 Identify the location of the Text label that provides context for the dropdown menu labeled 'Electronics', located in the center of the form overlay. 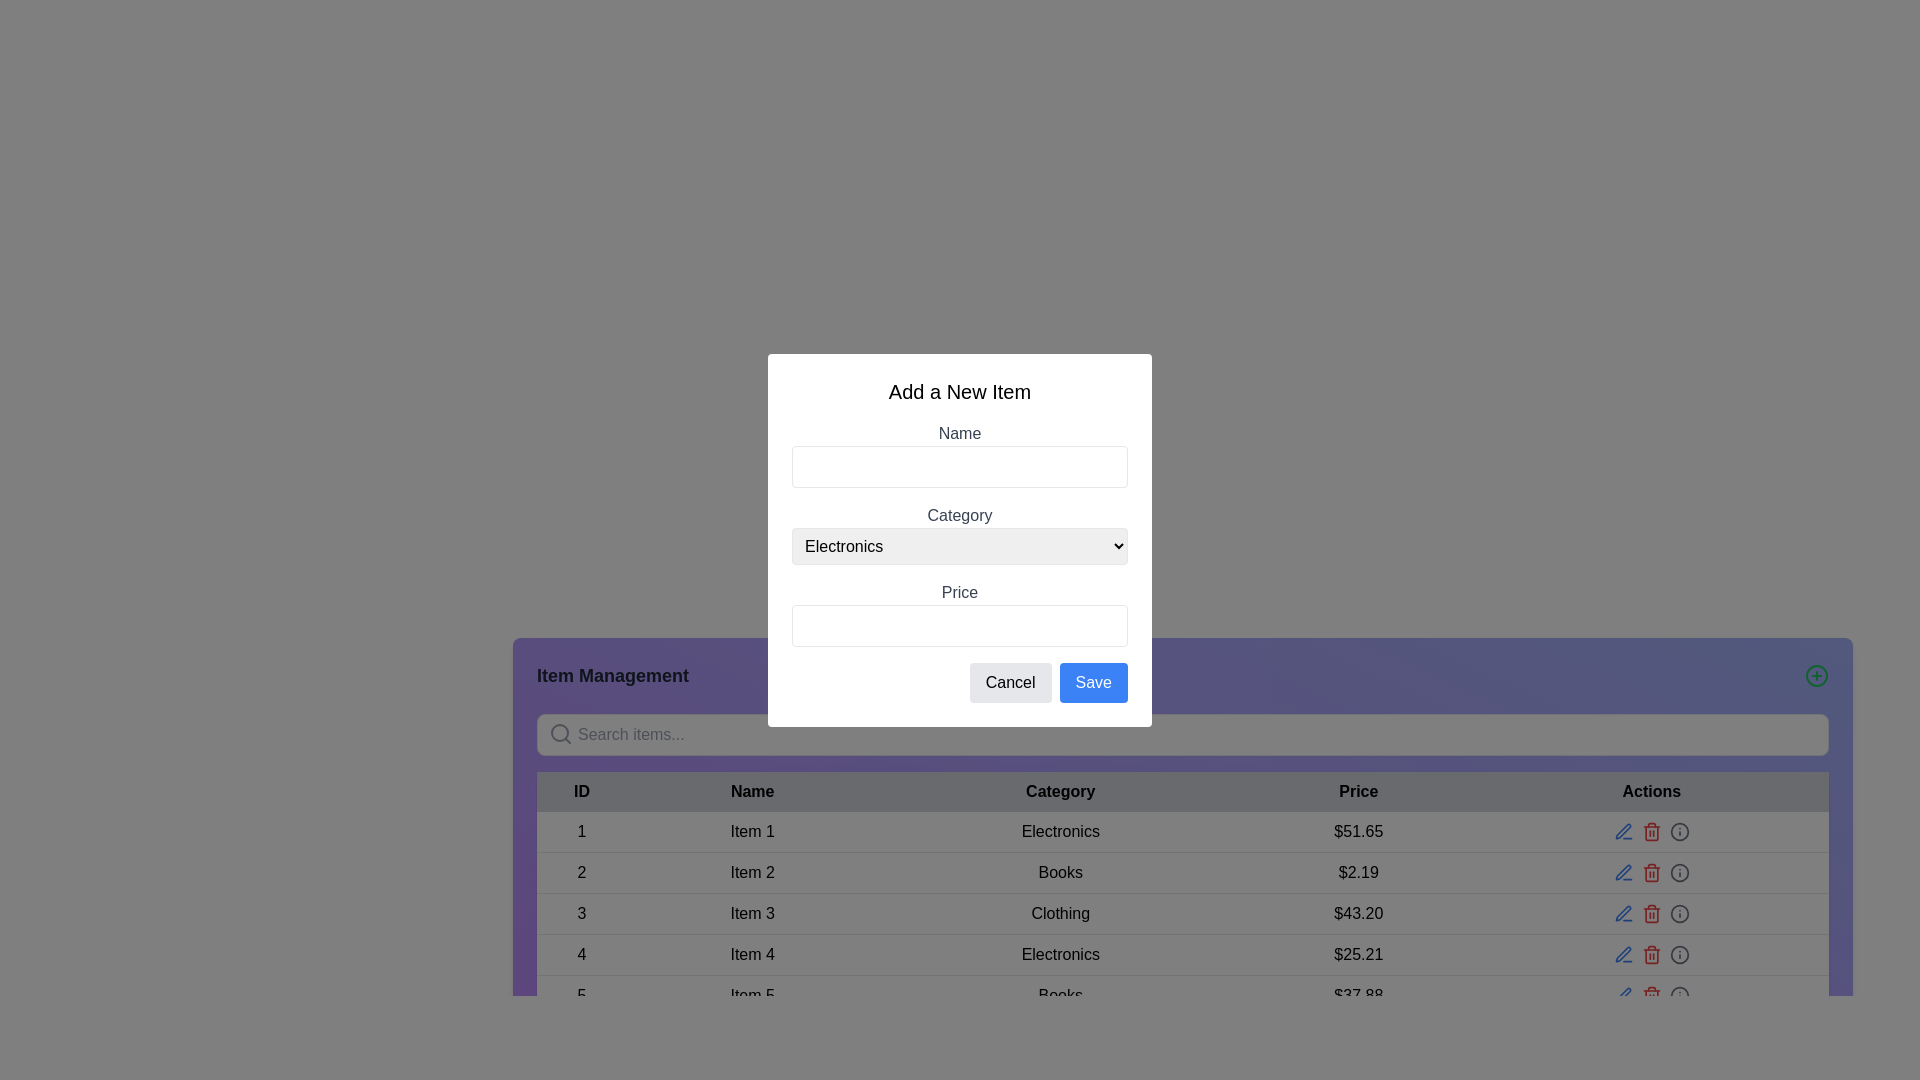
(960, 514).